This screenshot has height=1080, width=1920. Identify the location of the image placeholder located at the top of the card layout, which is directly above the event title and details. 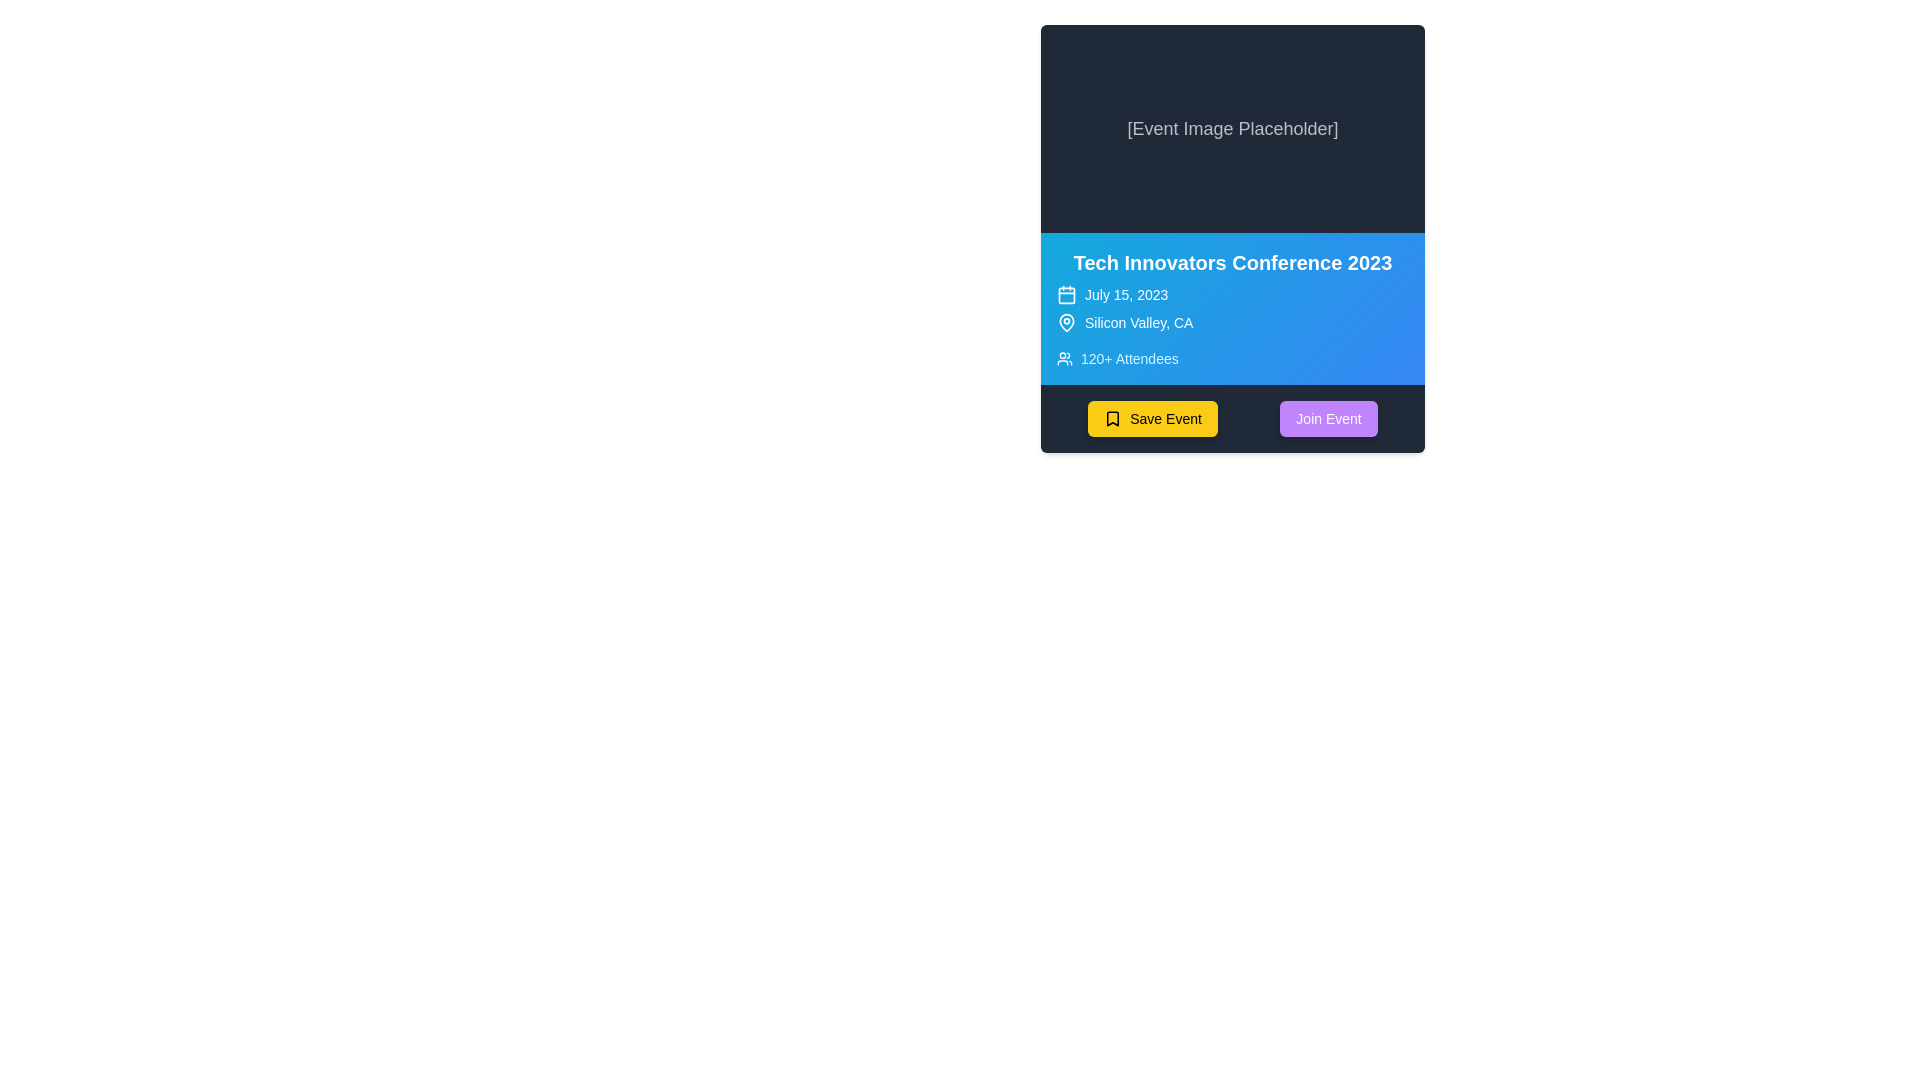
(1232, 128).